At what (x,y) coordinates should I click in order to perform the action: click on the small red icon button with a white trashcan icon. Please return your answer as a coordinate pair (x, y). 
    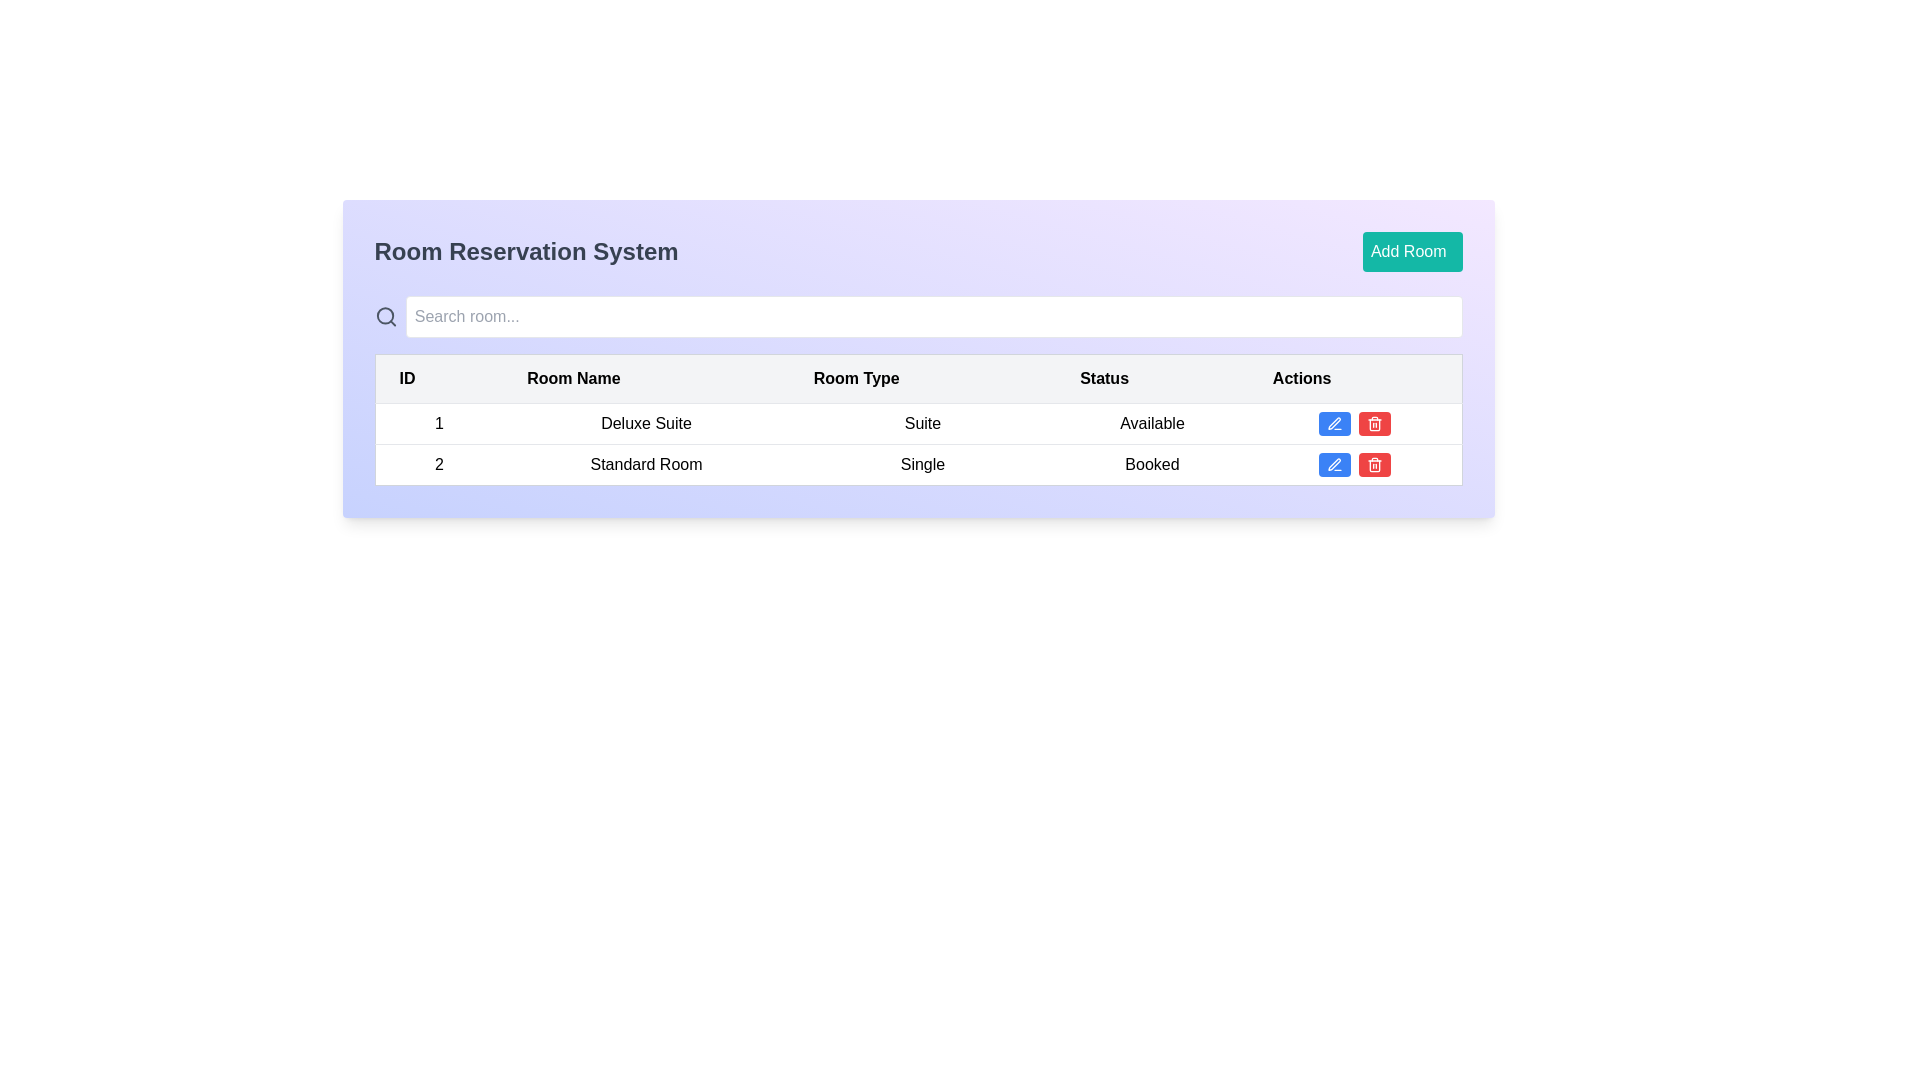
    Looking at the image, I should click on (1374, 465).